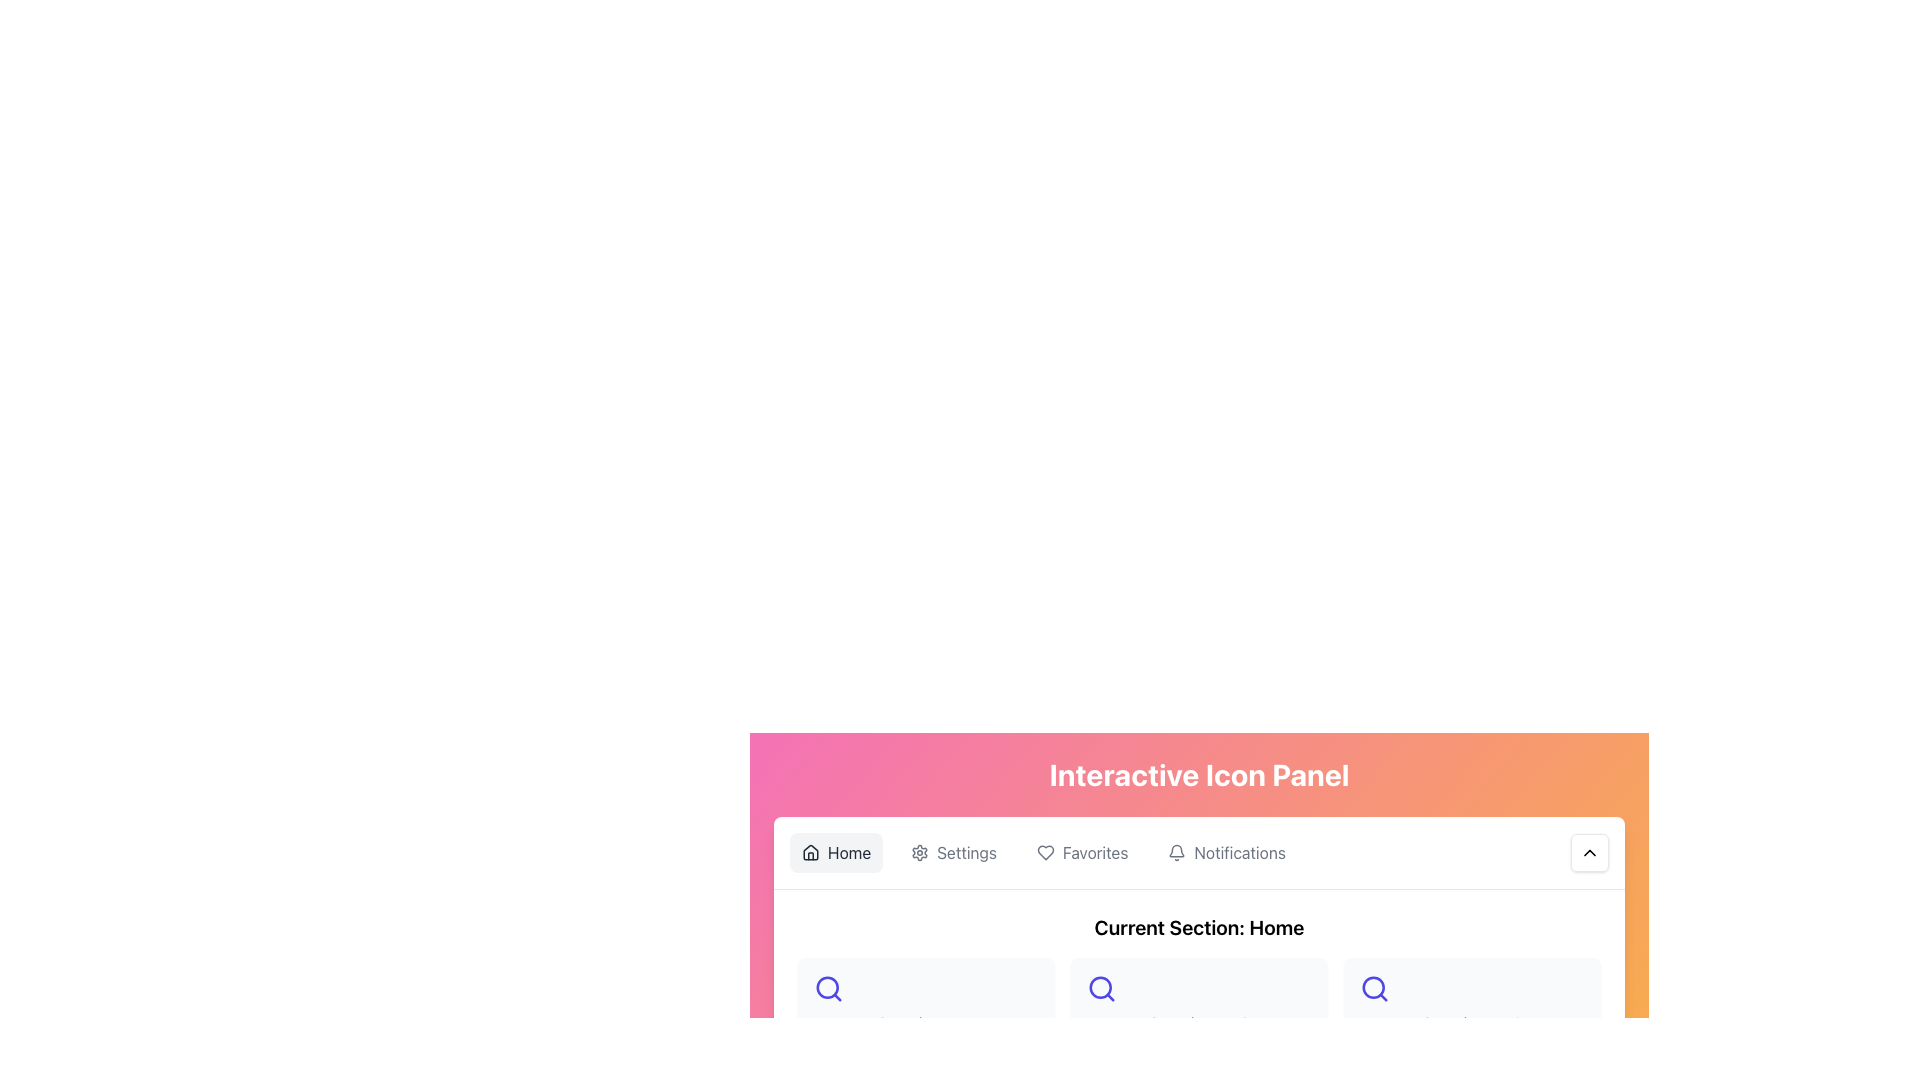 The image size is (1920, 1080). I want to click on the circular graphic within the search icon, which is the second icon from the left in the featured section, so click(1372, 986).